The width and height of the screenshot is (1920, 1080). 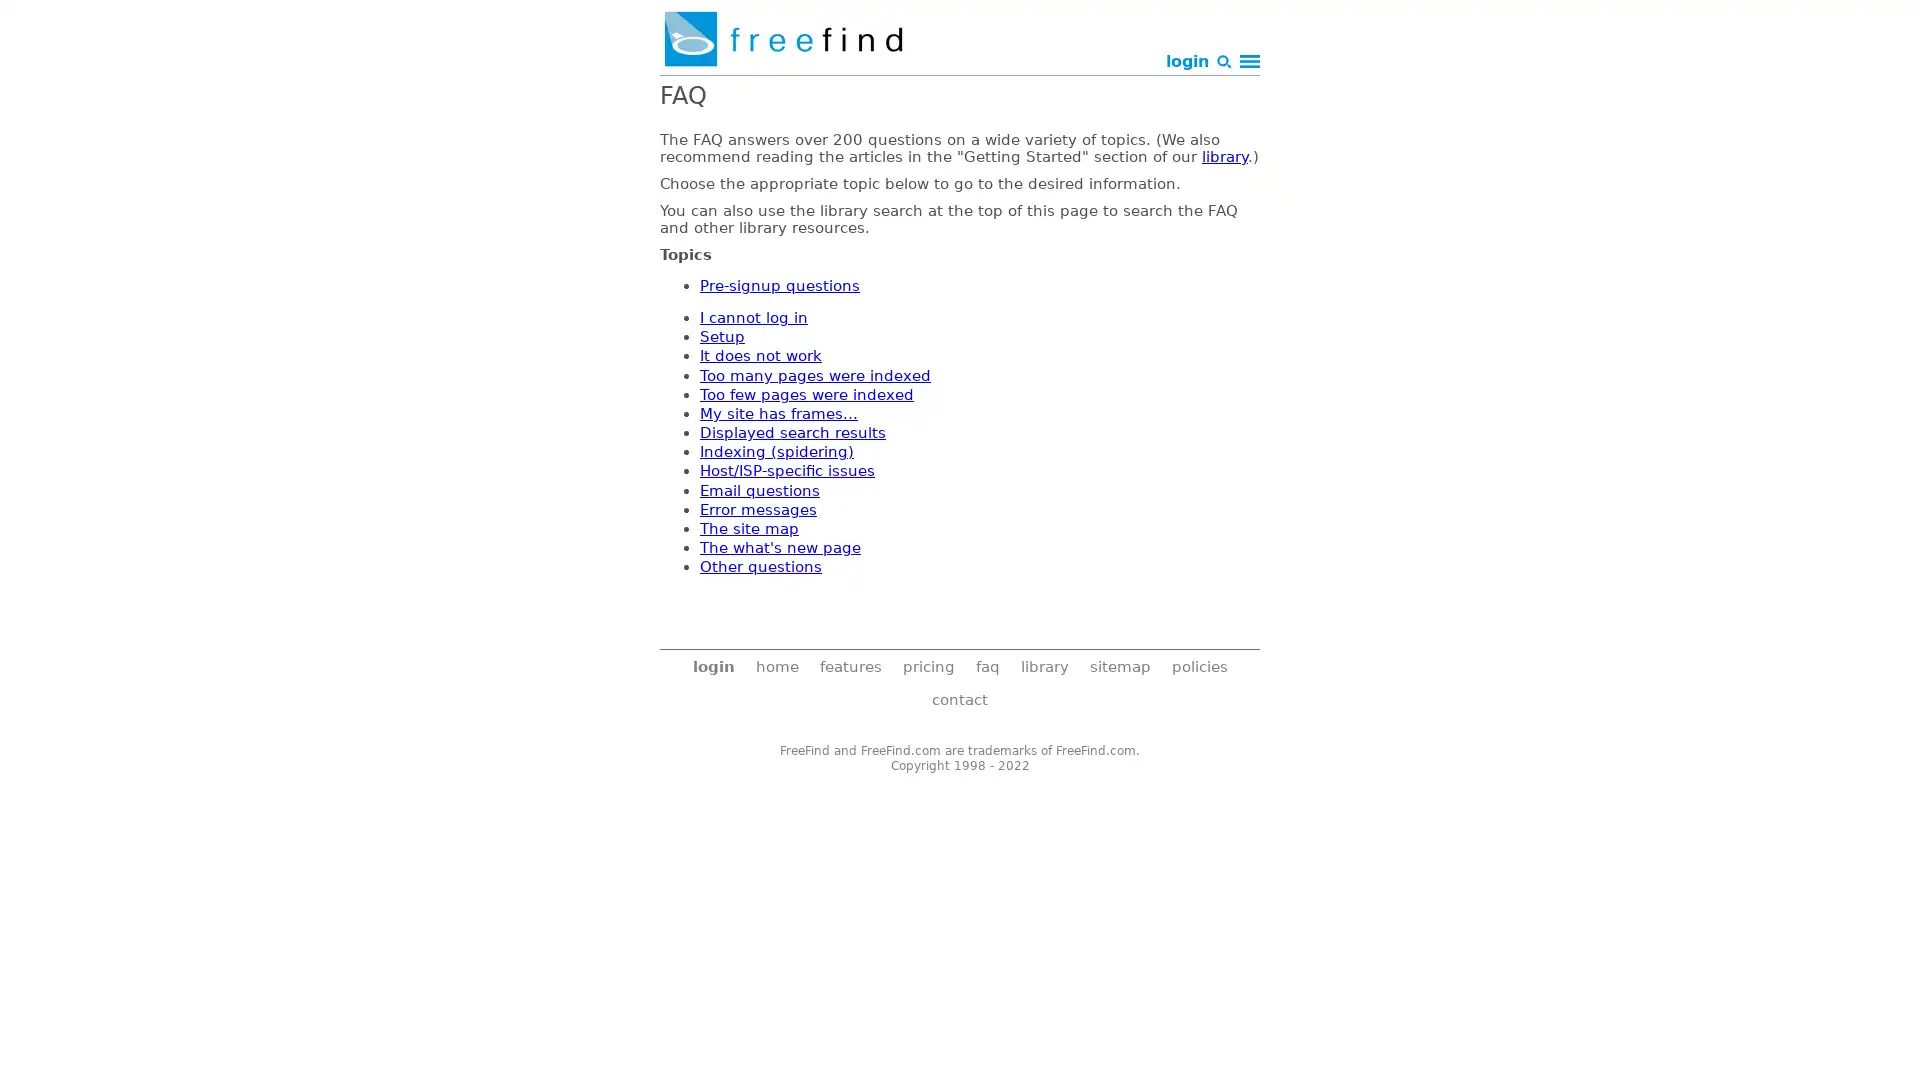 I want to click on Search, so click(x=1083, y=98).